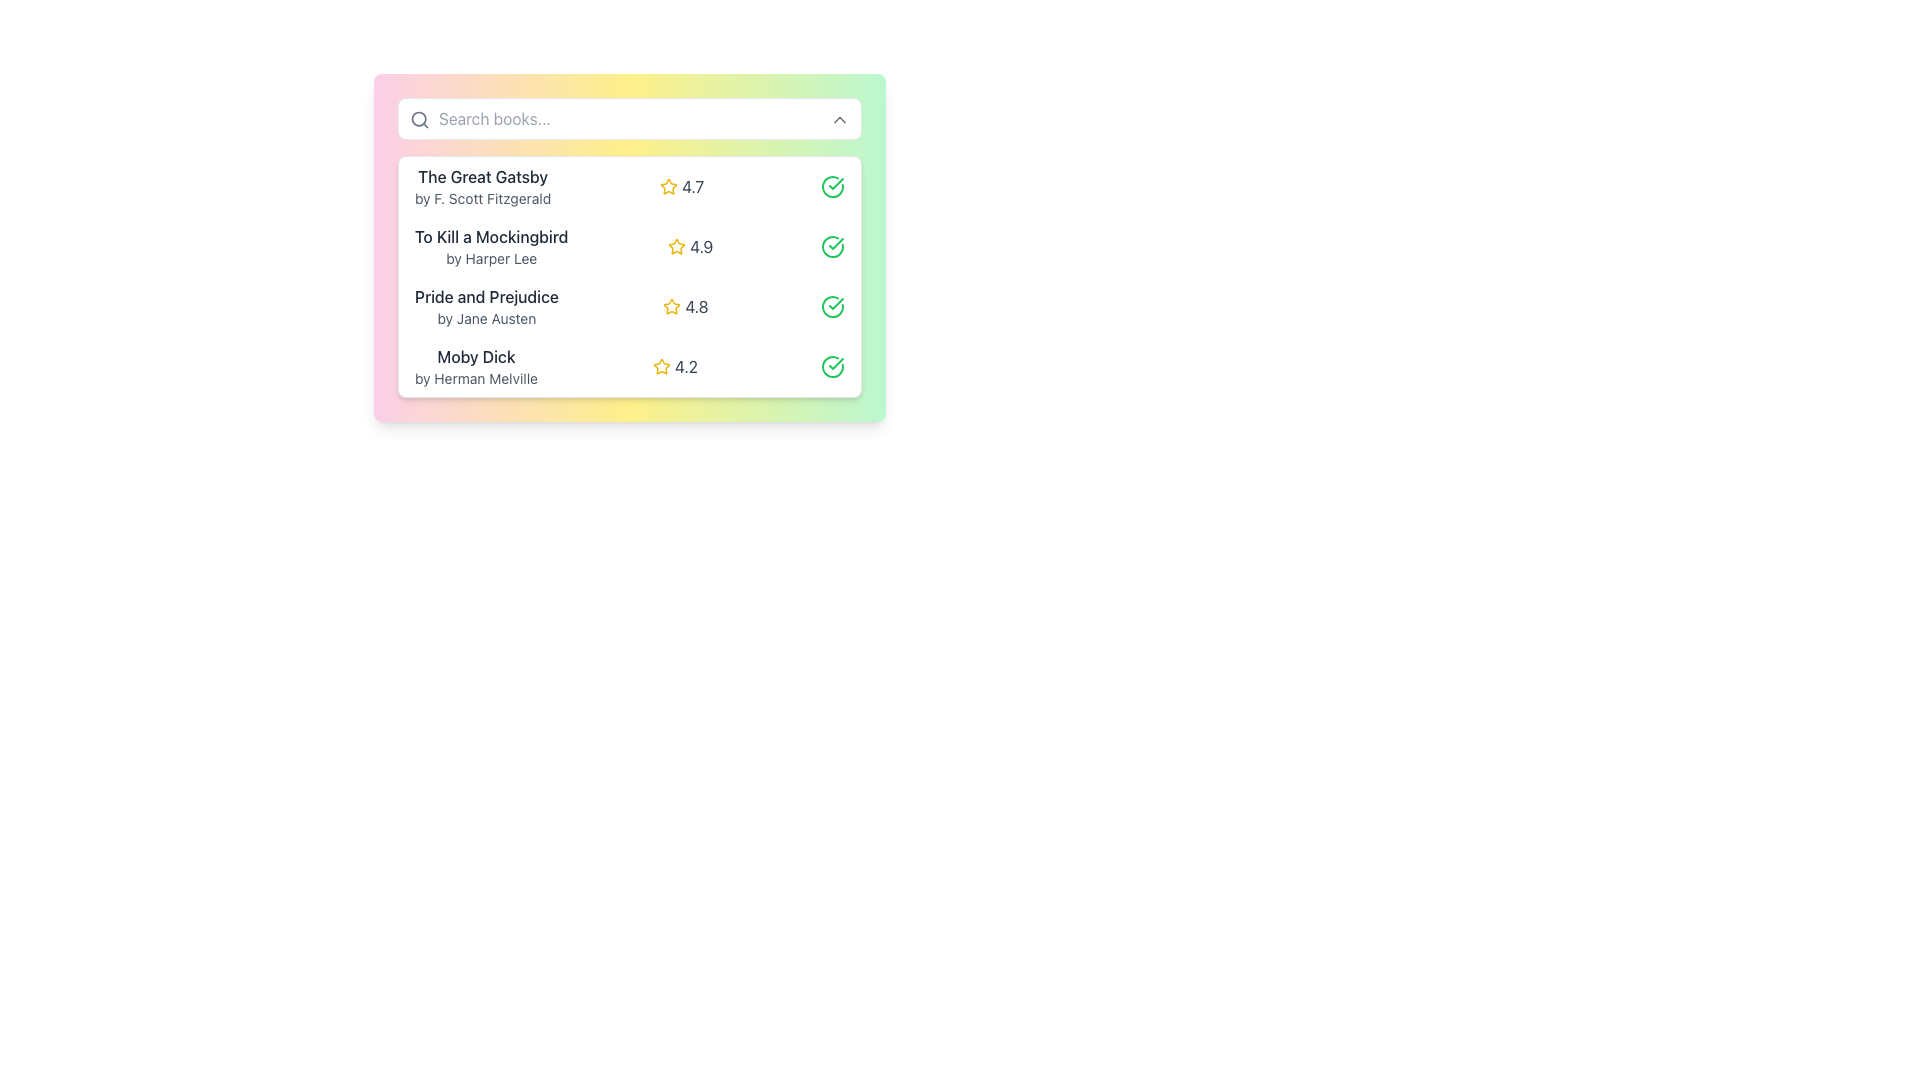  I want to click on the Text label that displays the title of a book, located at the top-left of the list of items, so click(483, 176).